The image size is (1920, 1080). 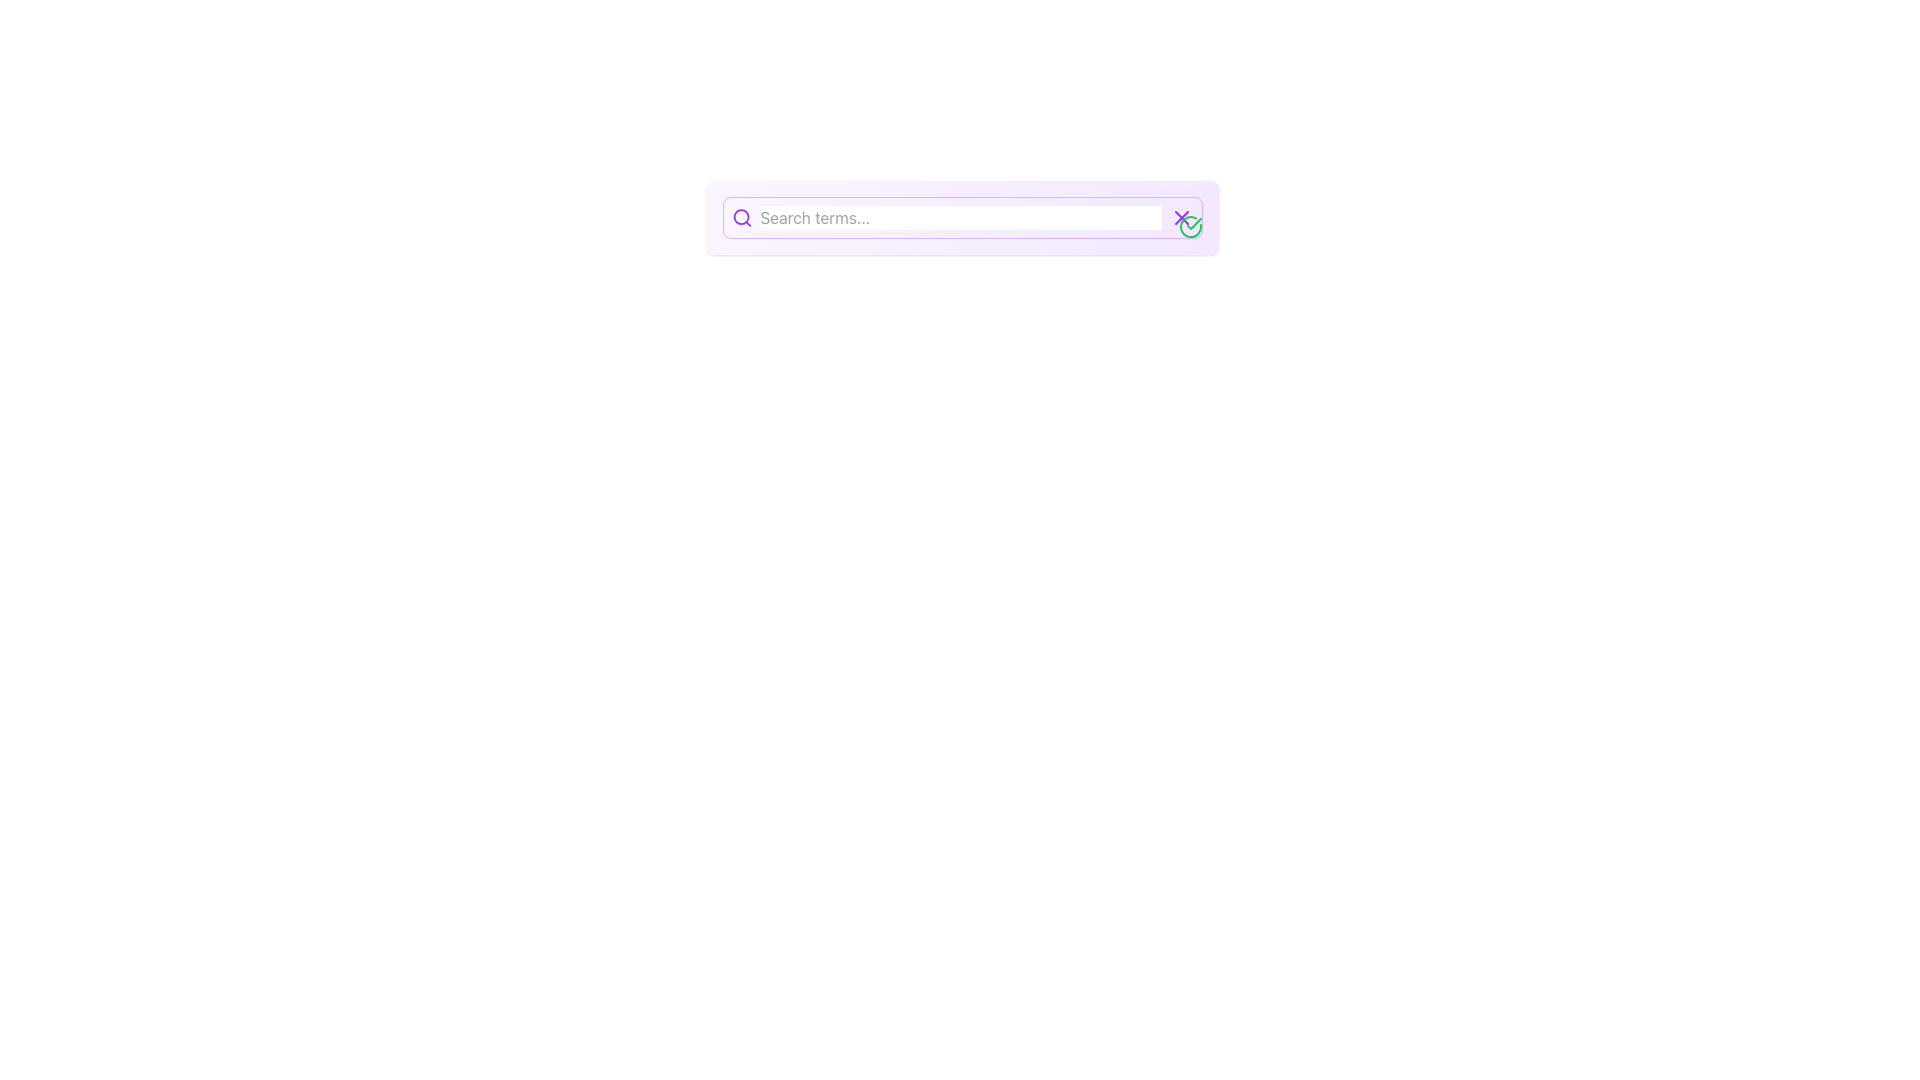 What do you see at coordinates (1181, 218) in the screenshot?
I see `the cross ('X') icon element within the SVG icon, located at the far right-hand side of the search bar's input field` at bounding box center [1181, 218].